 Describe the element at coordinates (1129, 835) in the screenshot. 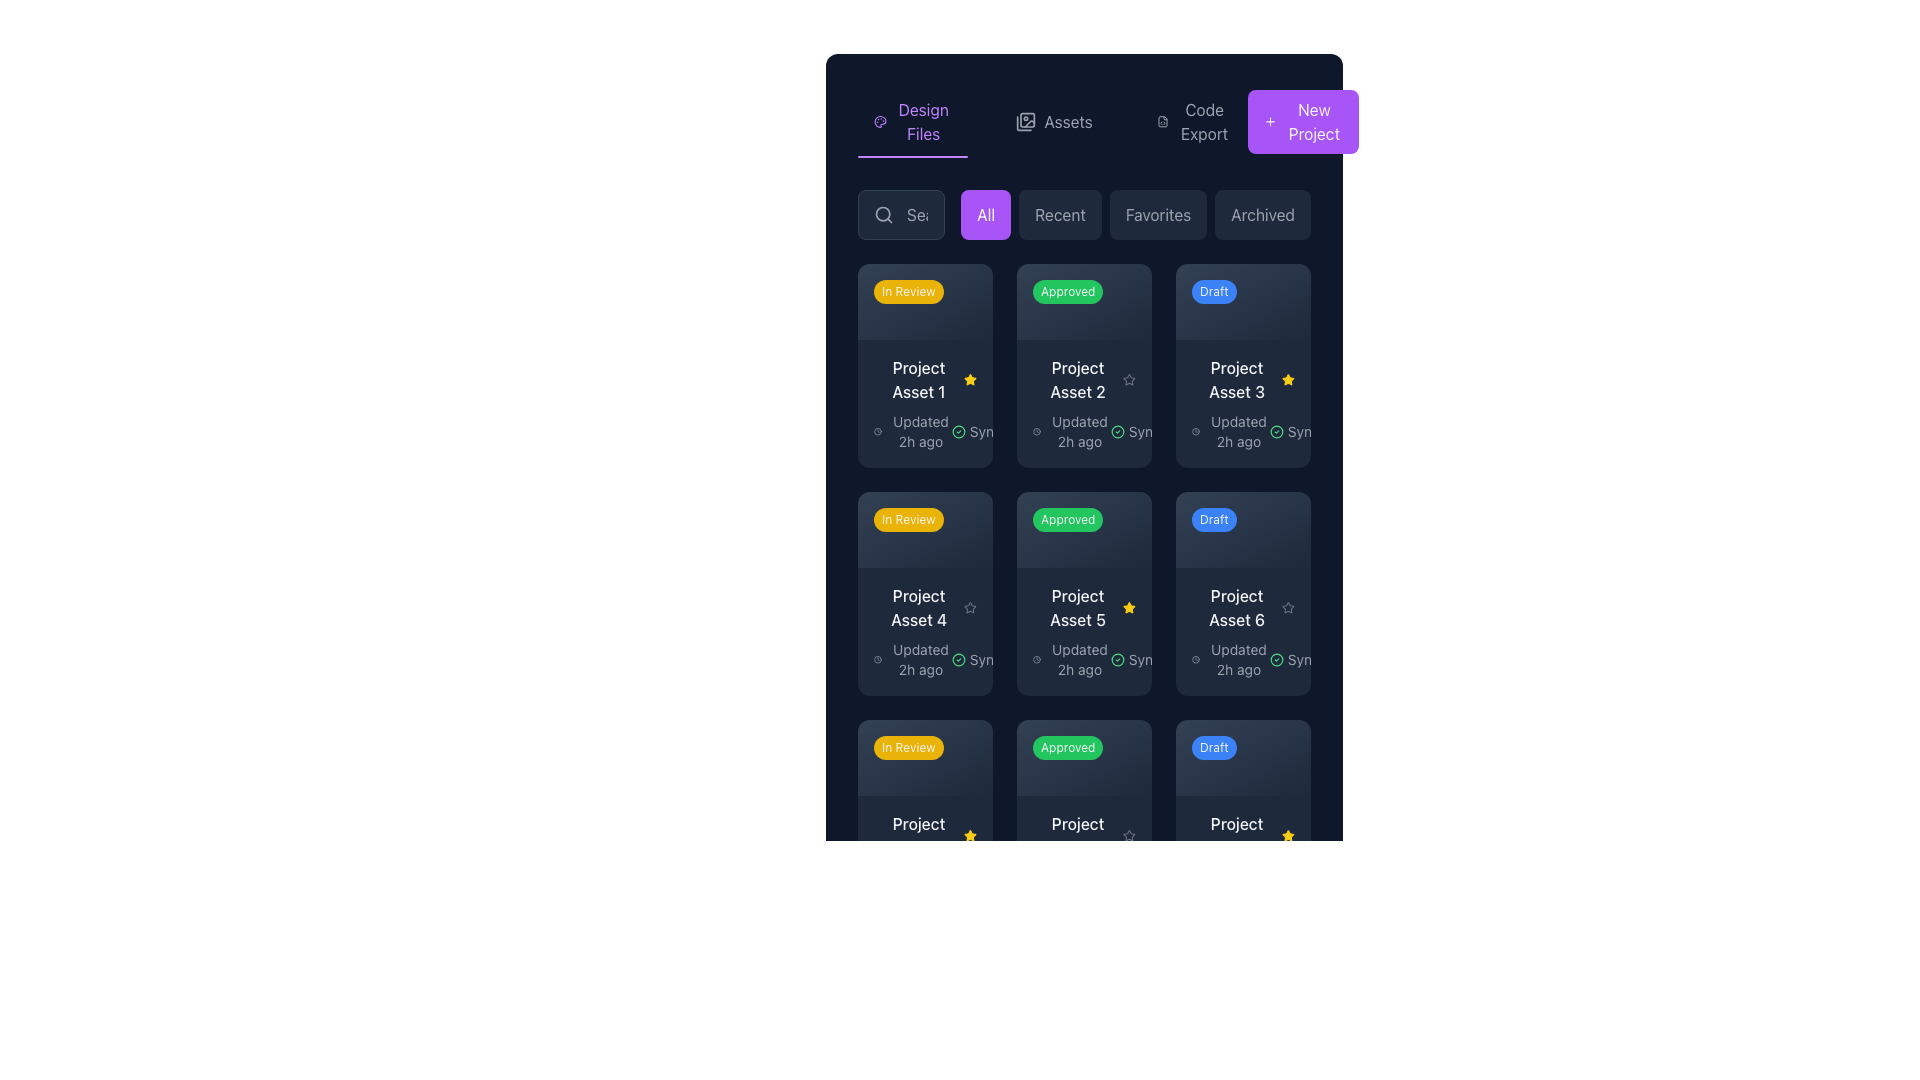

I see `the star icon located in the bottom-left corner of the last card in the grid layout` at that location.